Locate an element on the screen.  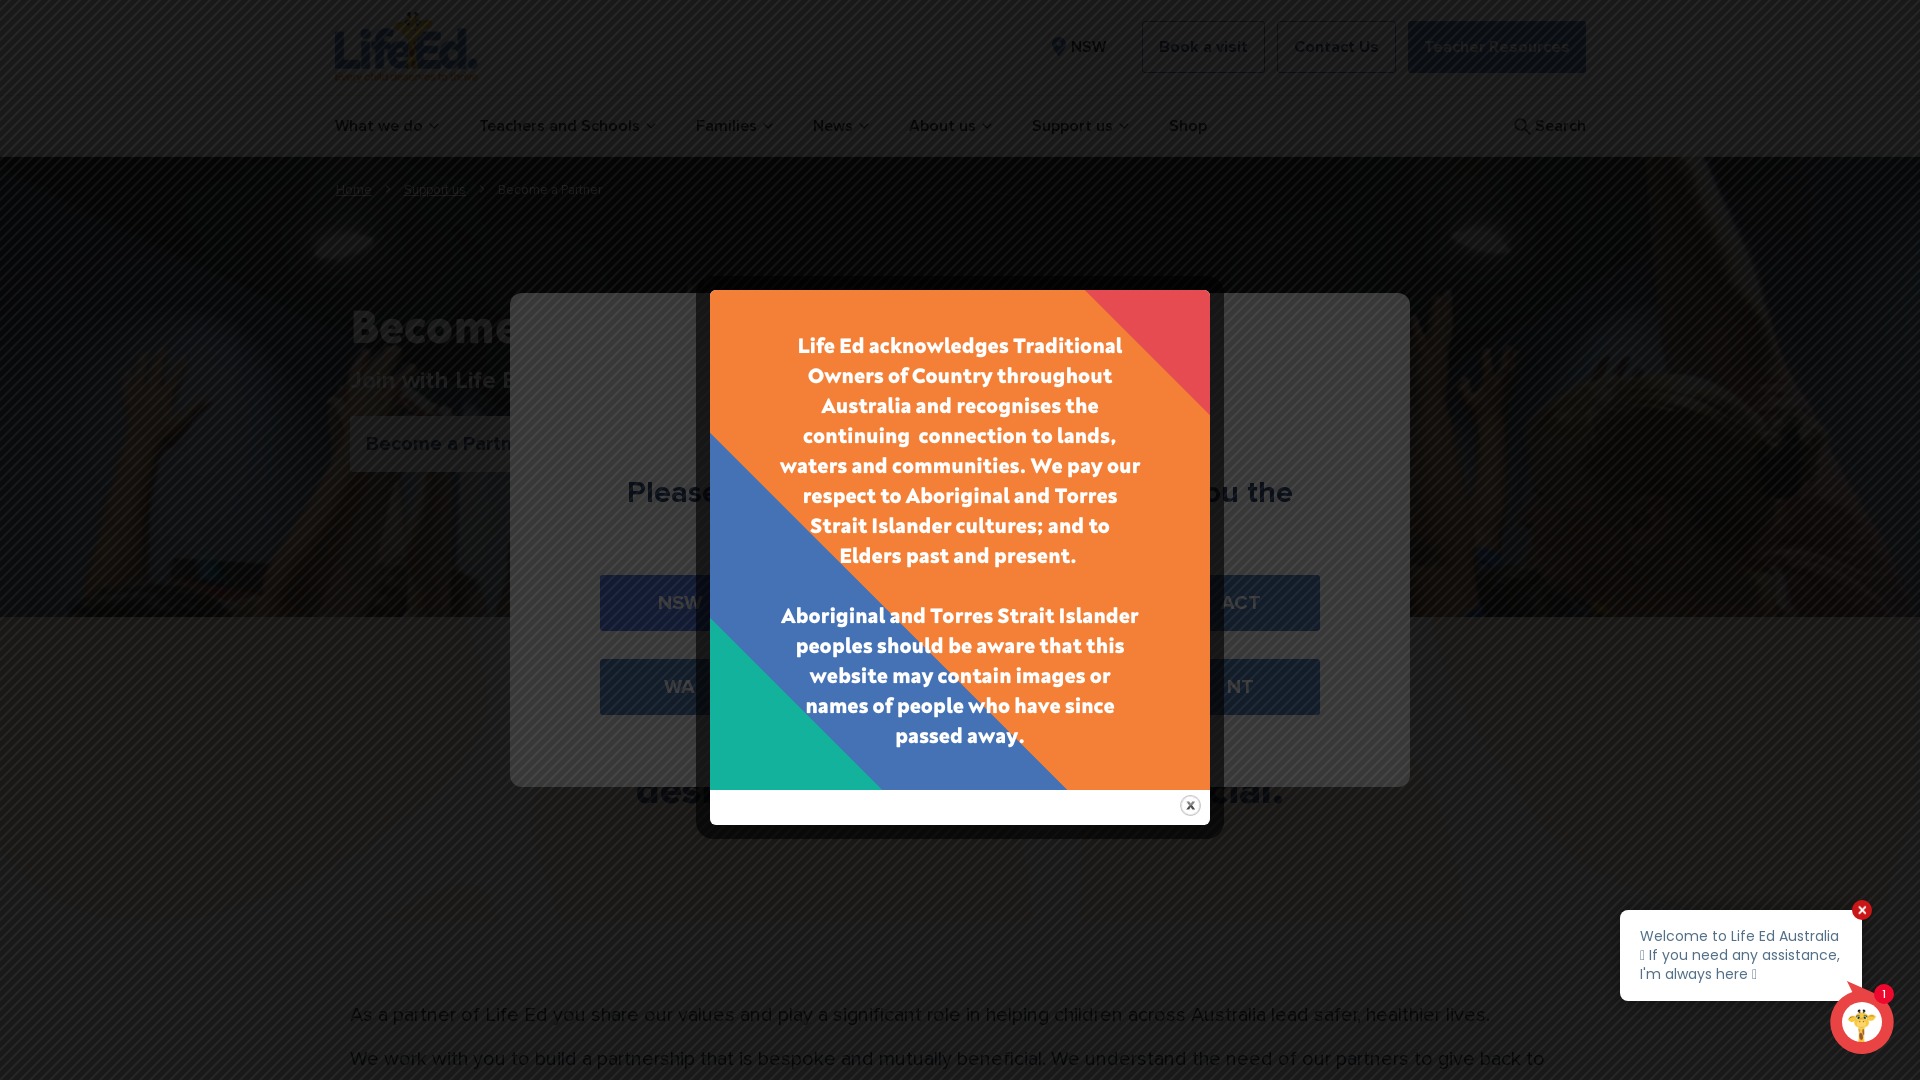
'VIC' is located at coordinates (866, 601).